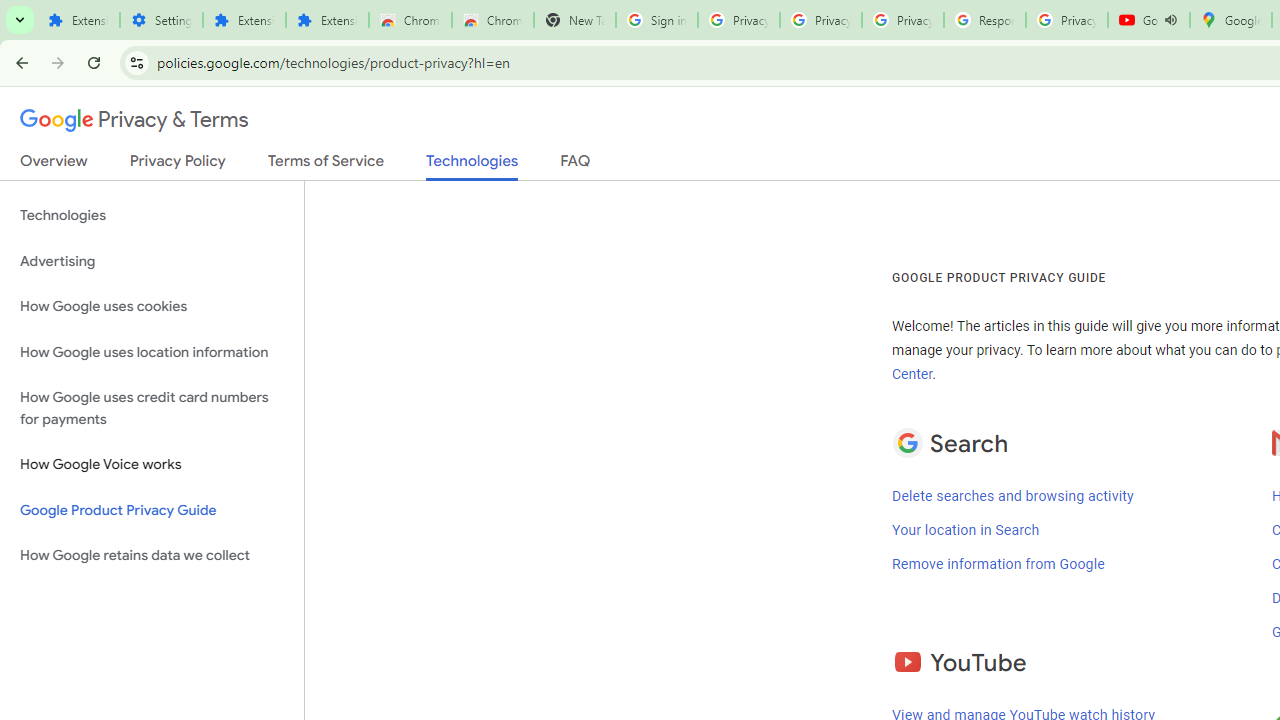  Describe the element at coordinates (965, 529) in the screenshot. I see `'Your location in Search'` at that location.